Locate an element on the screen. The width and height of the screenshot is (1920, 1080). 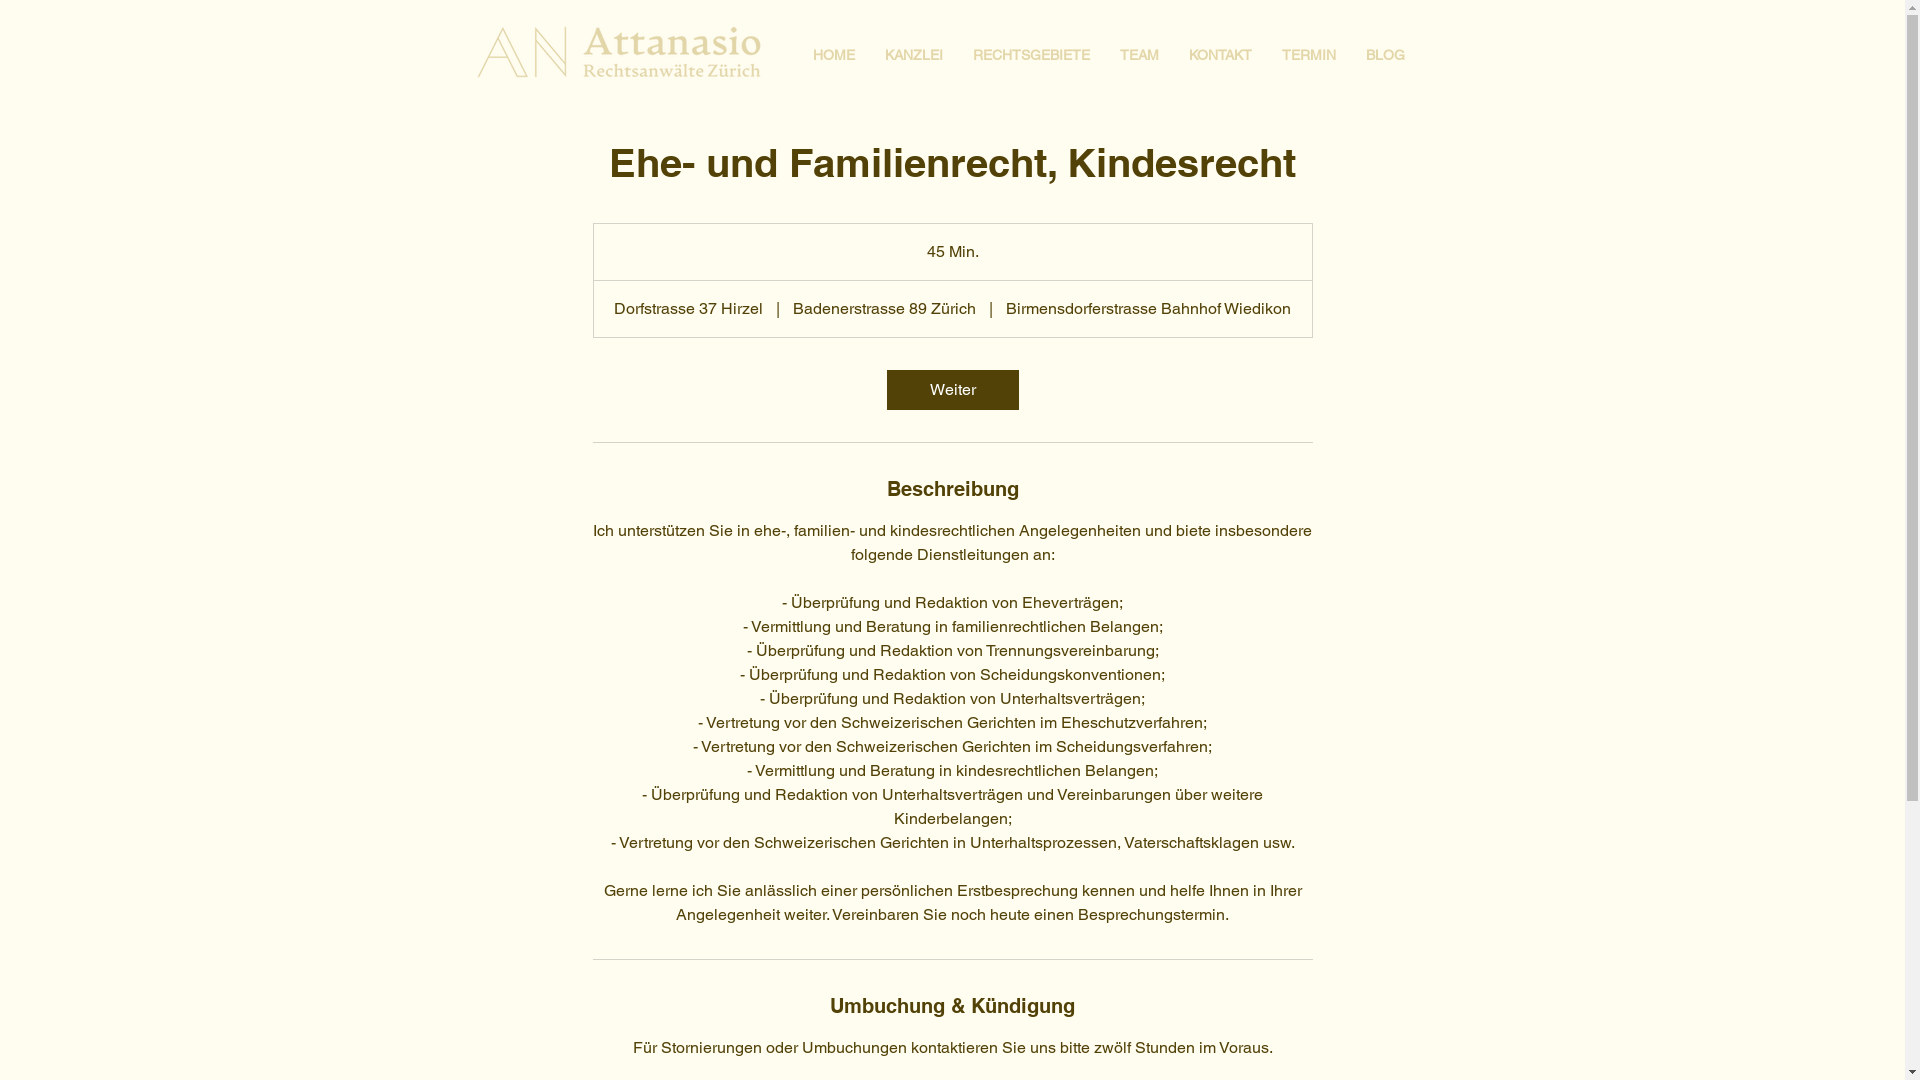
'TEAM' is located at coordinates (1138, 52).